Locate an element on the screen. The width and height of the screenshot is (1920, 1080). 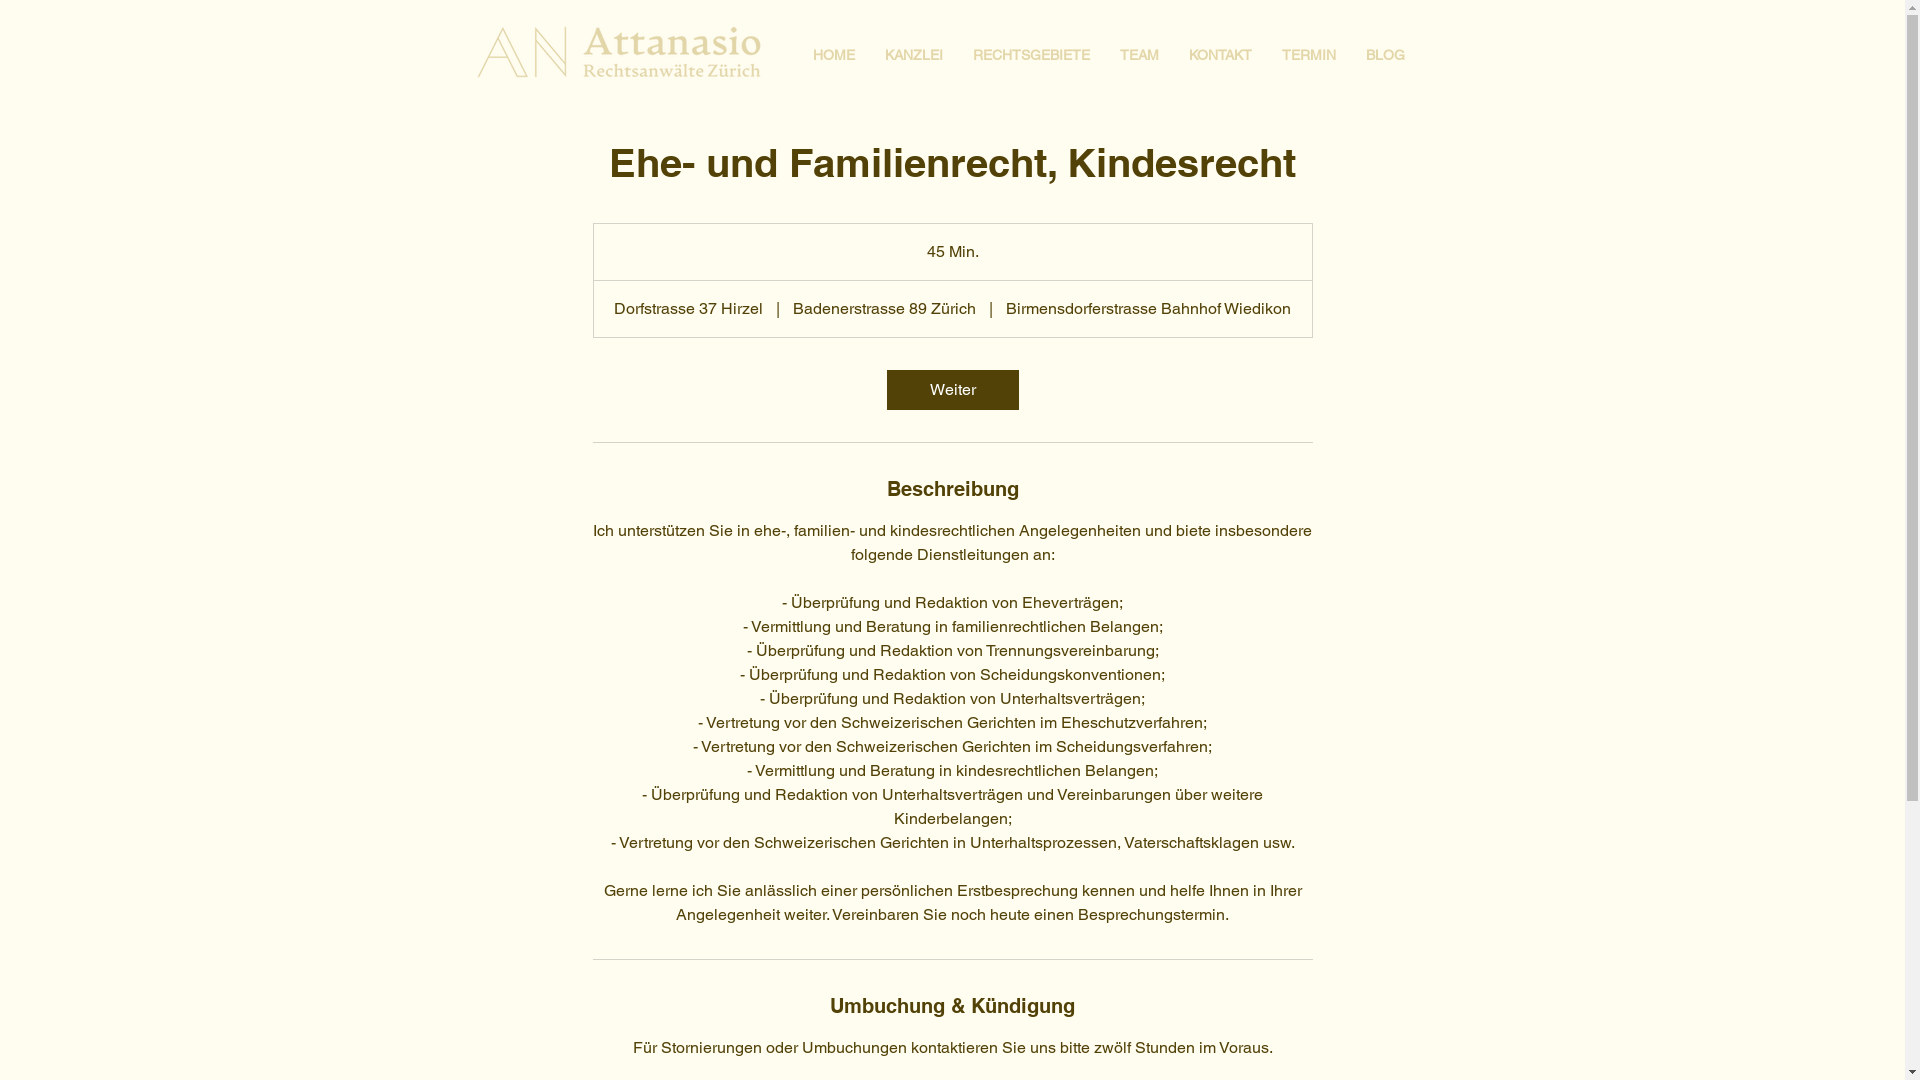
'TEAM' is located at coordinates (1138, 52).